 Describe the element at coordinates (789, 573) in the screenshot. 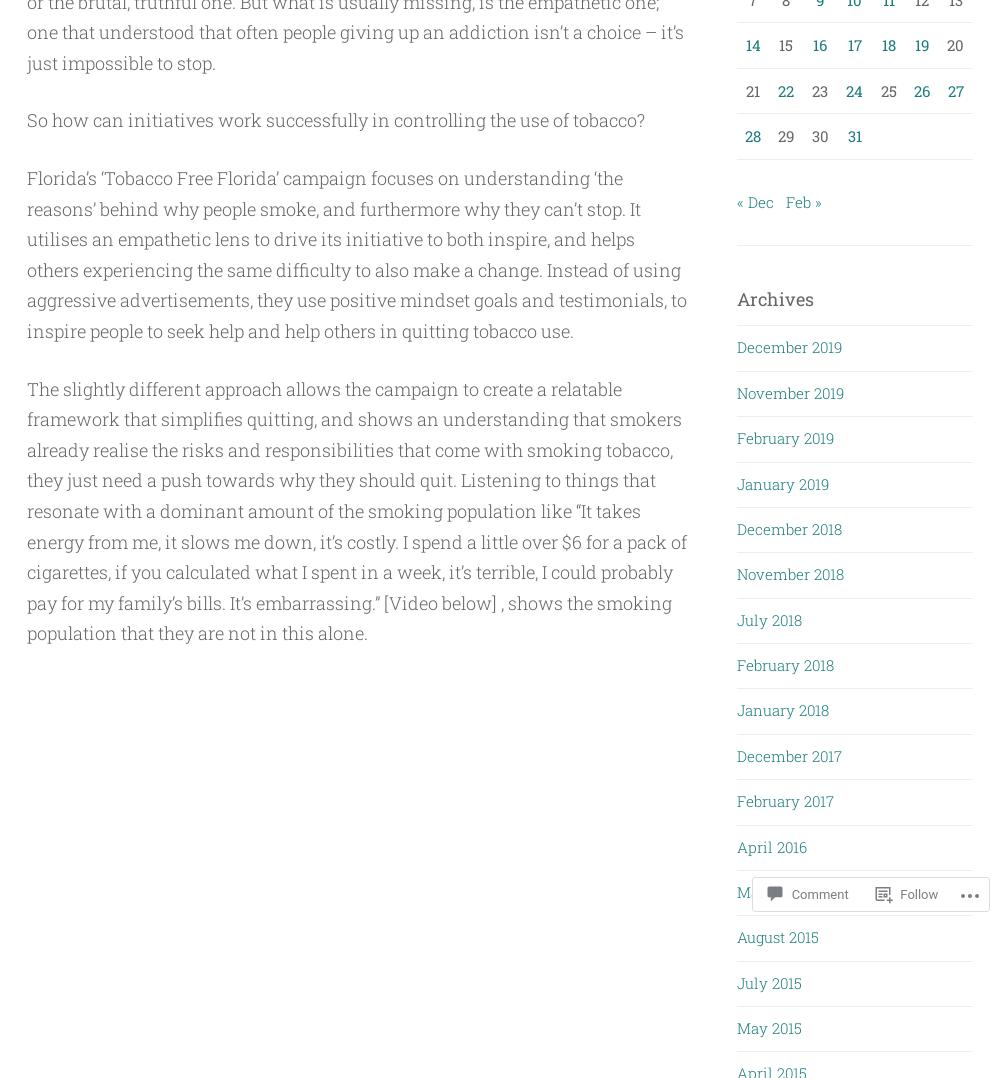

I see `'November 2018'` at that location.